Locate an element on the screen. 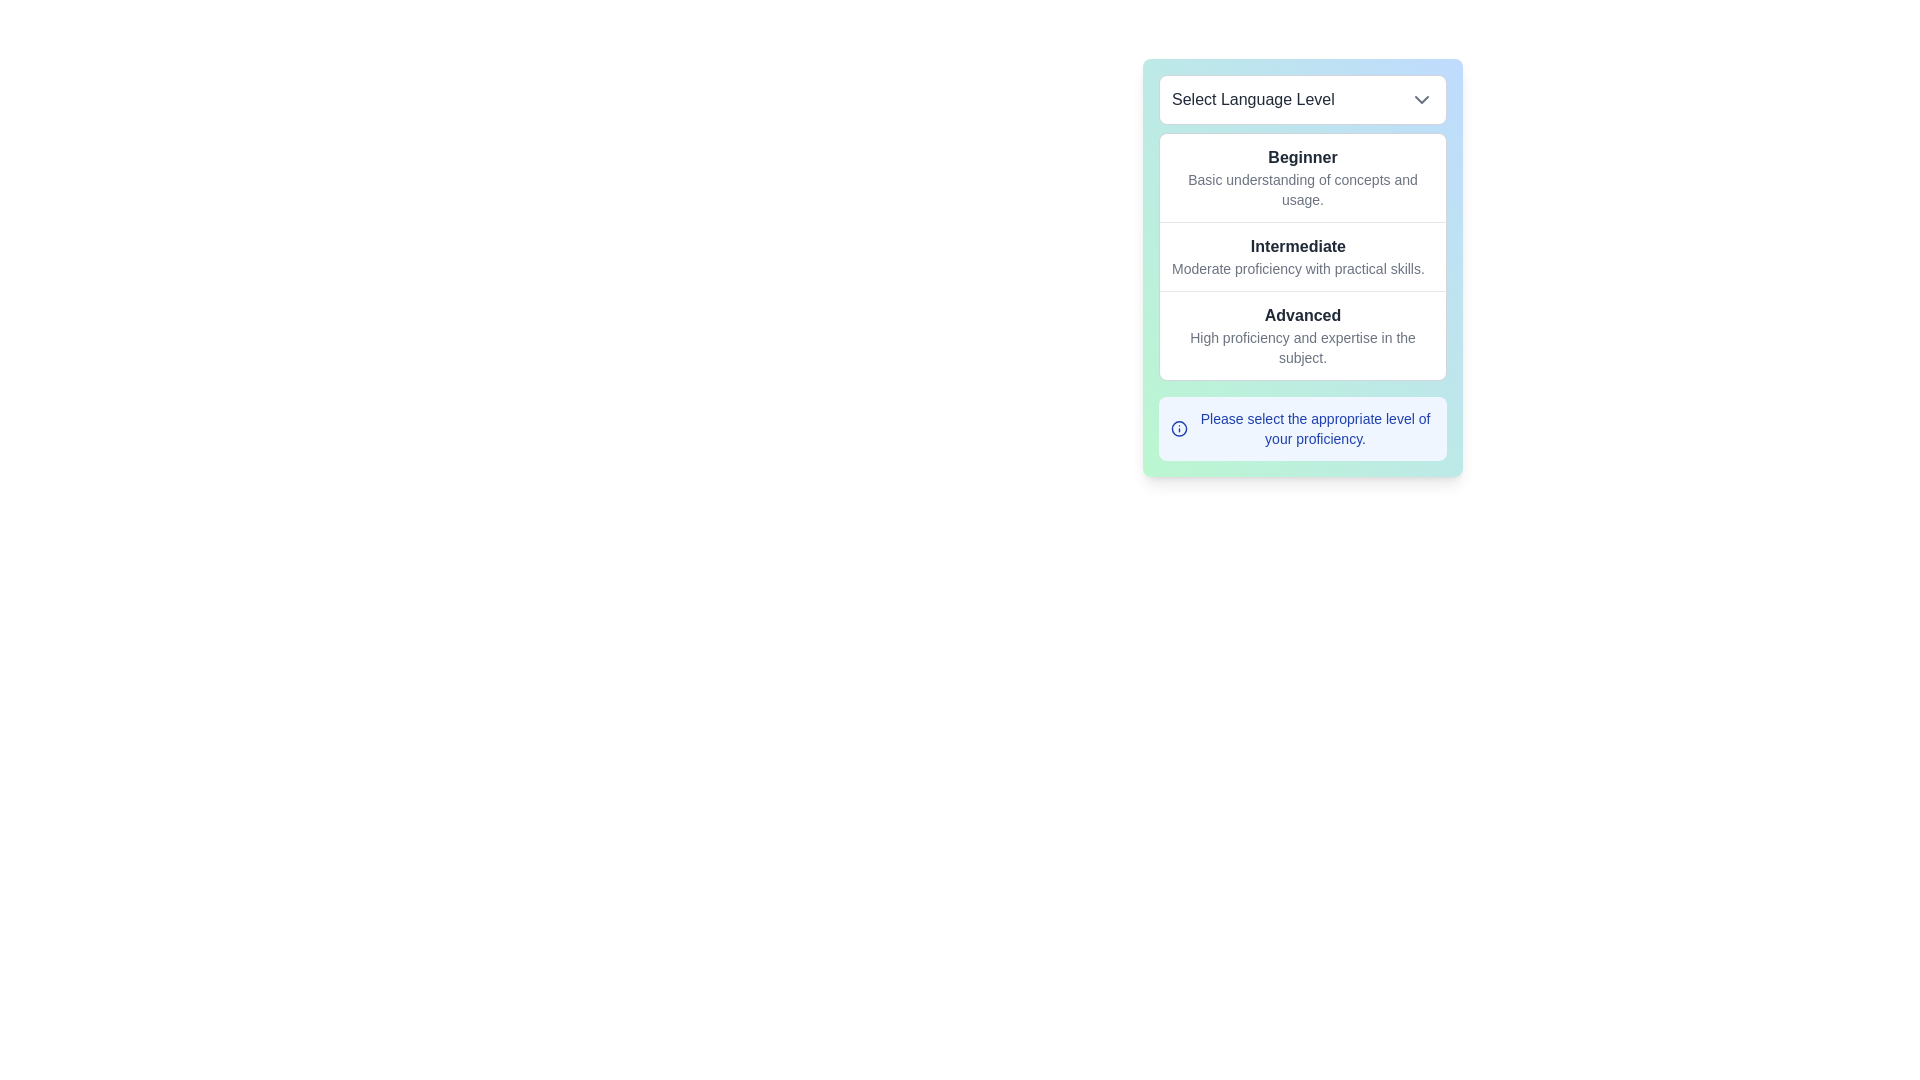 The image size is (1920, 1080). the circular SVG graphic that is part of an informational icon located to the left of the text 'Please select the appropriate level of your proficiency.' is located at coordinates (1179, 427).